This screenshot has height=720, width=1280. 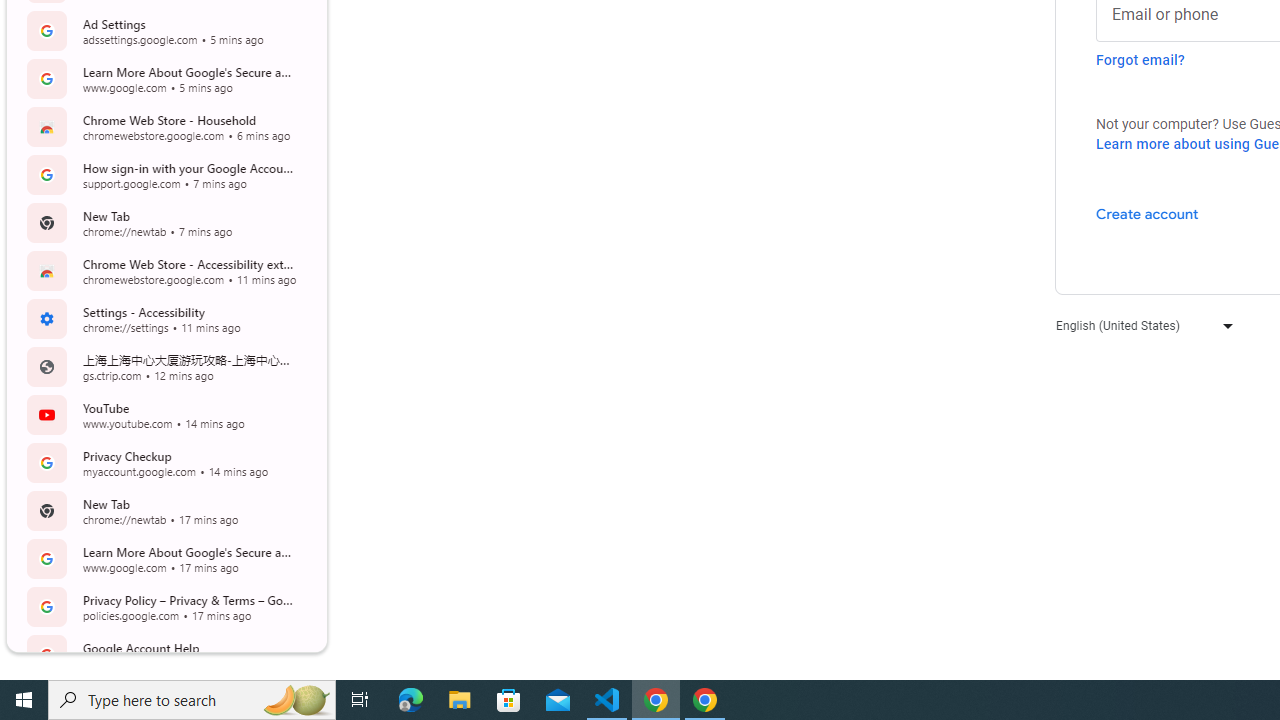 What do you see at coordinates (606, 698) in the screenshot?
I see `'Visual Studio Code - 1 running window'` at bounding box center [606, 698].